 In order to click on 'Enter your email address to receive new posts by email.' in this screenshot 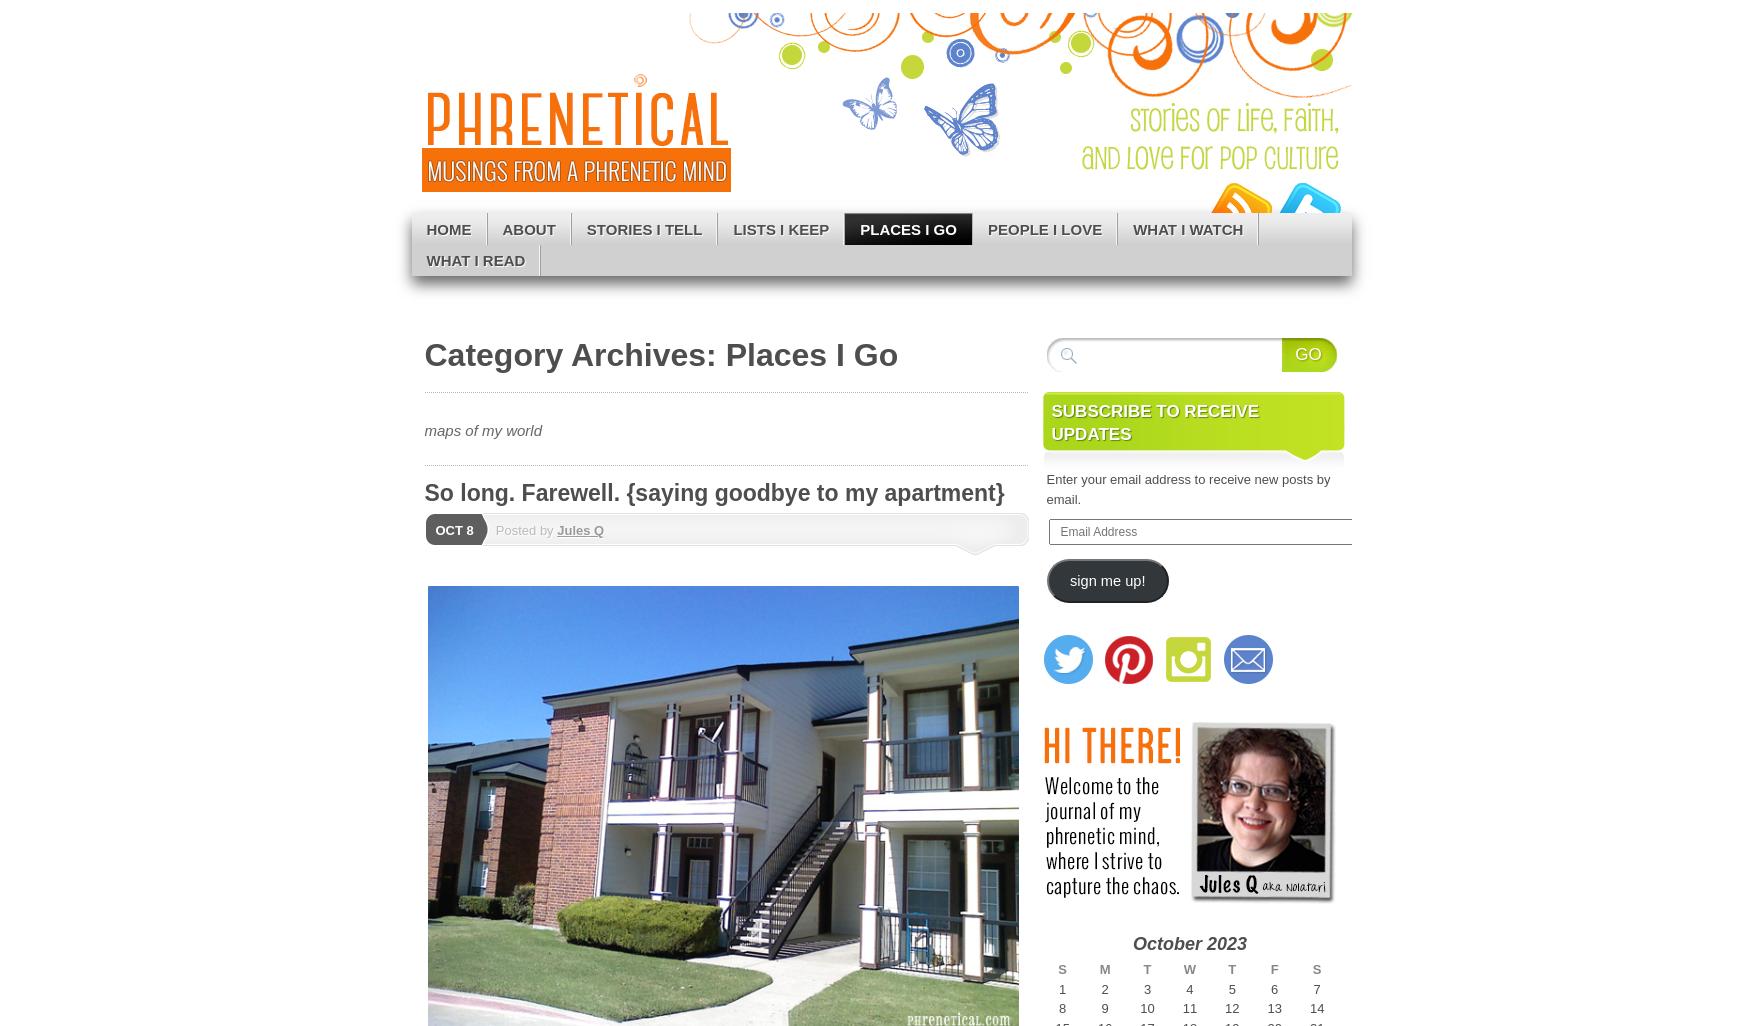, I will do `click(1187, 487)`.